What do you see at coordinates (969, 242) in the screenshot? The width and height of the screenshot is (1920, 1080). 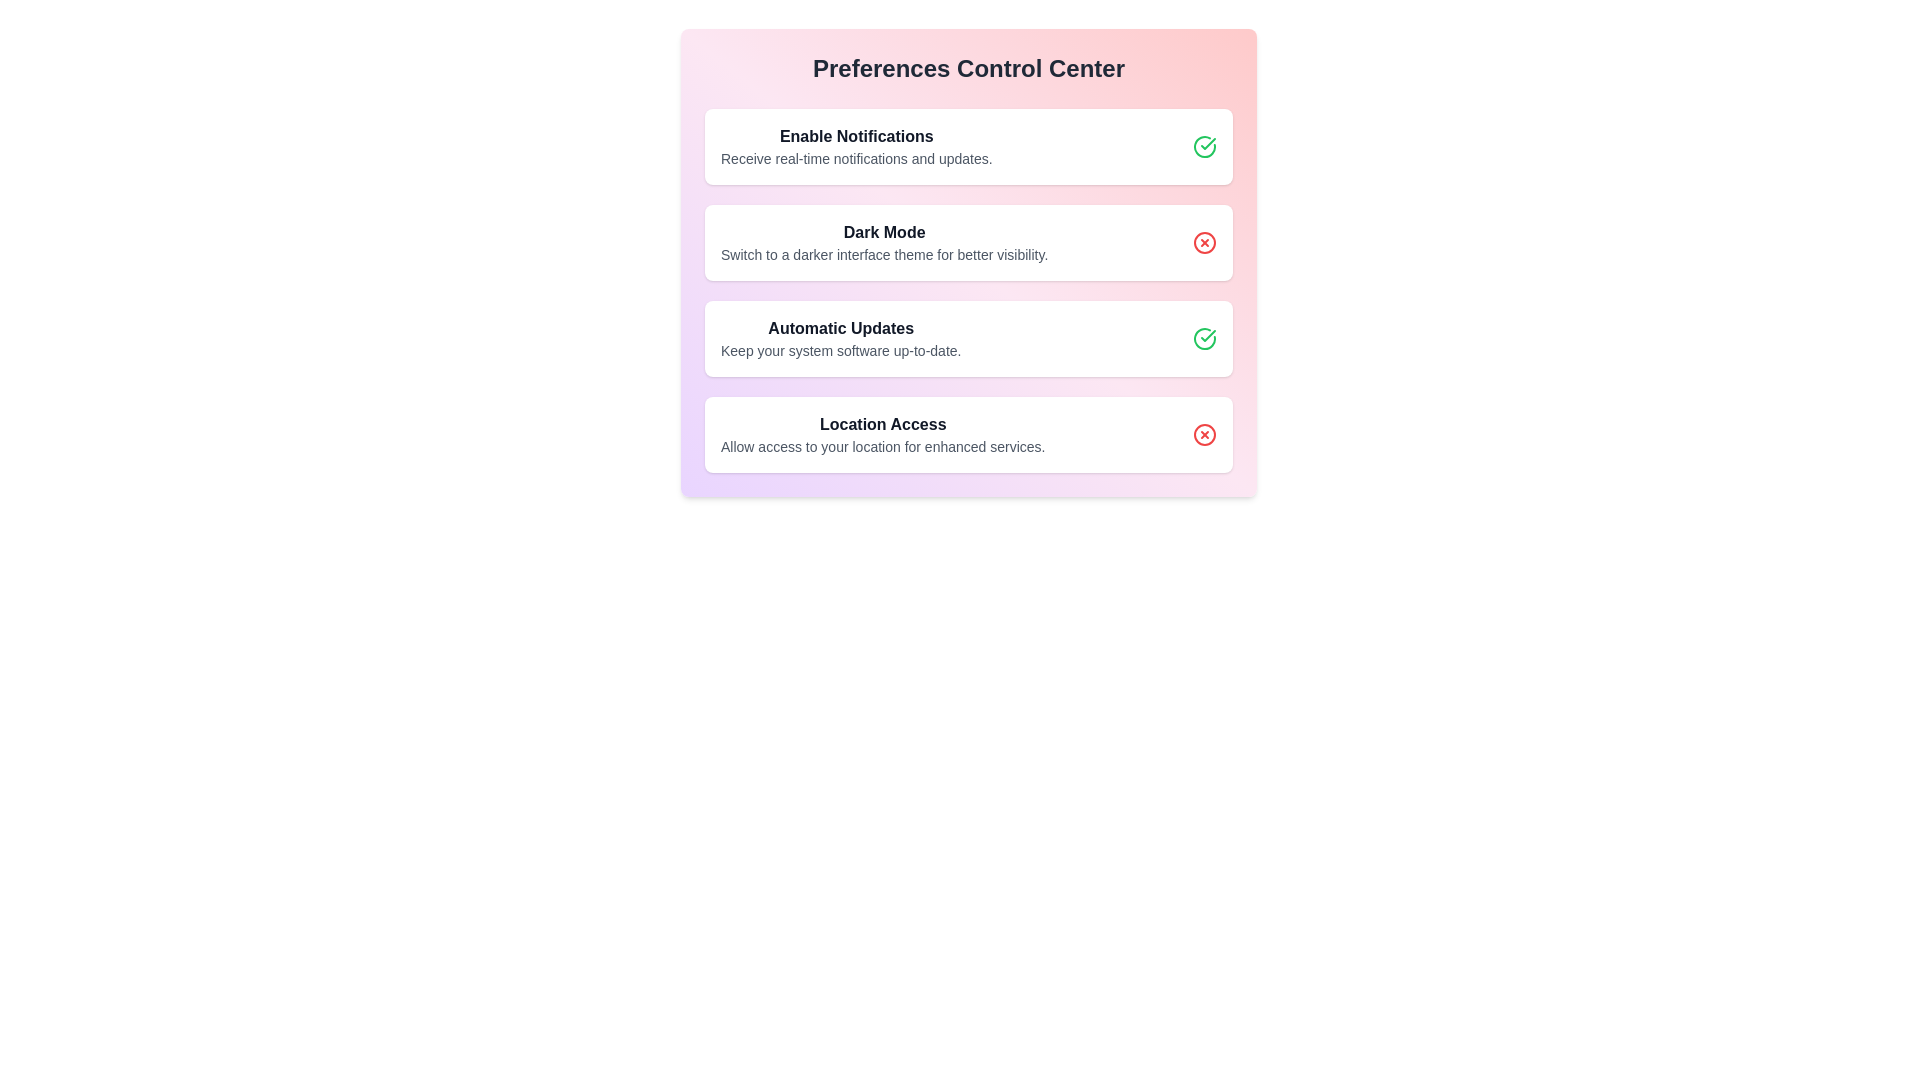 I see `the 'Dark Mode' option in the Preferences Control Center` at bounding box center [969, 242].